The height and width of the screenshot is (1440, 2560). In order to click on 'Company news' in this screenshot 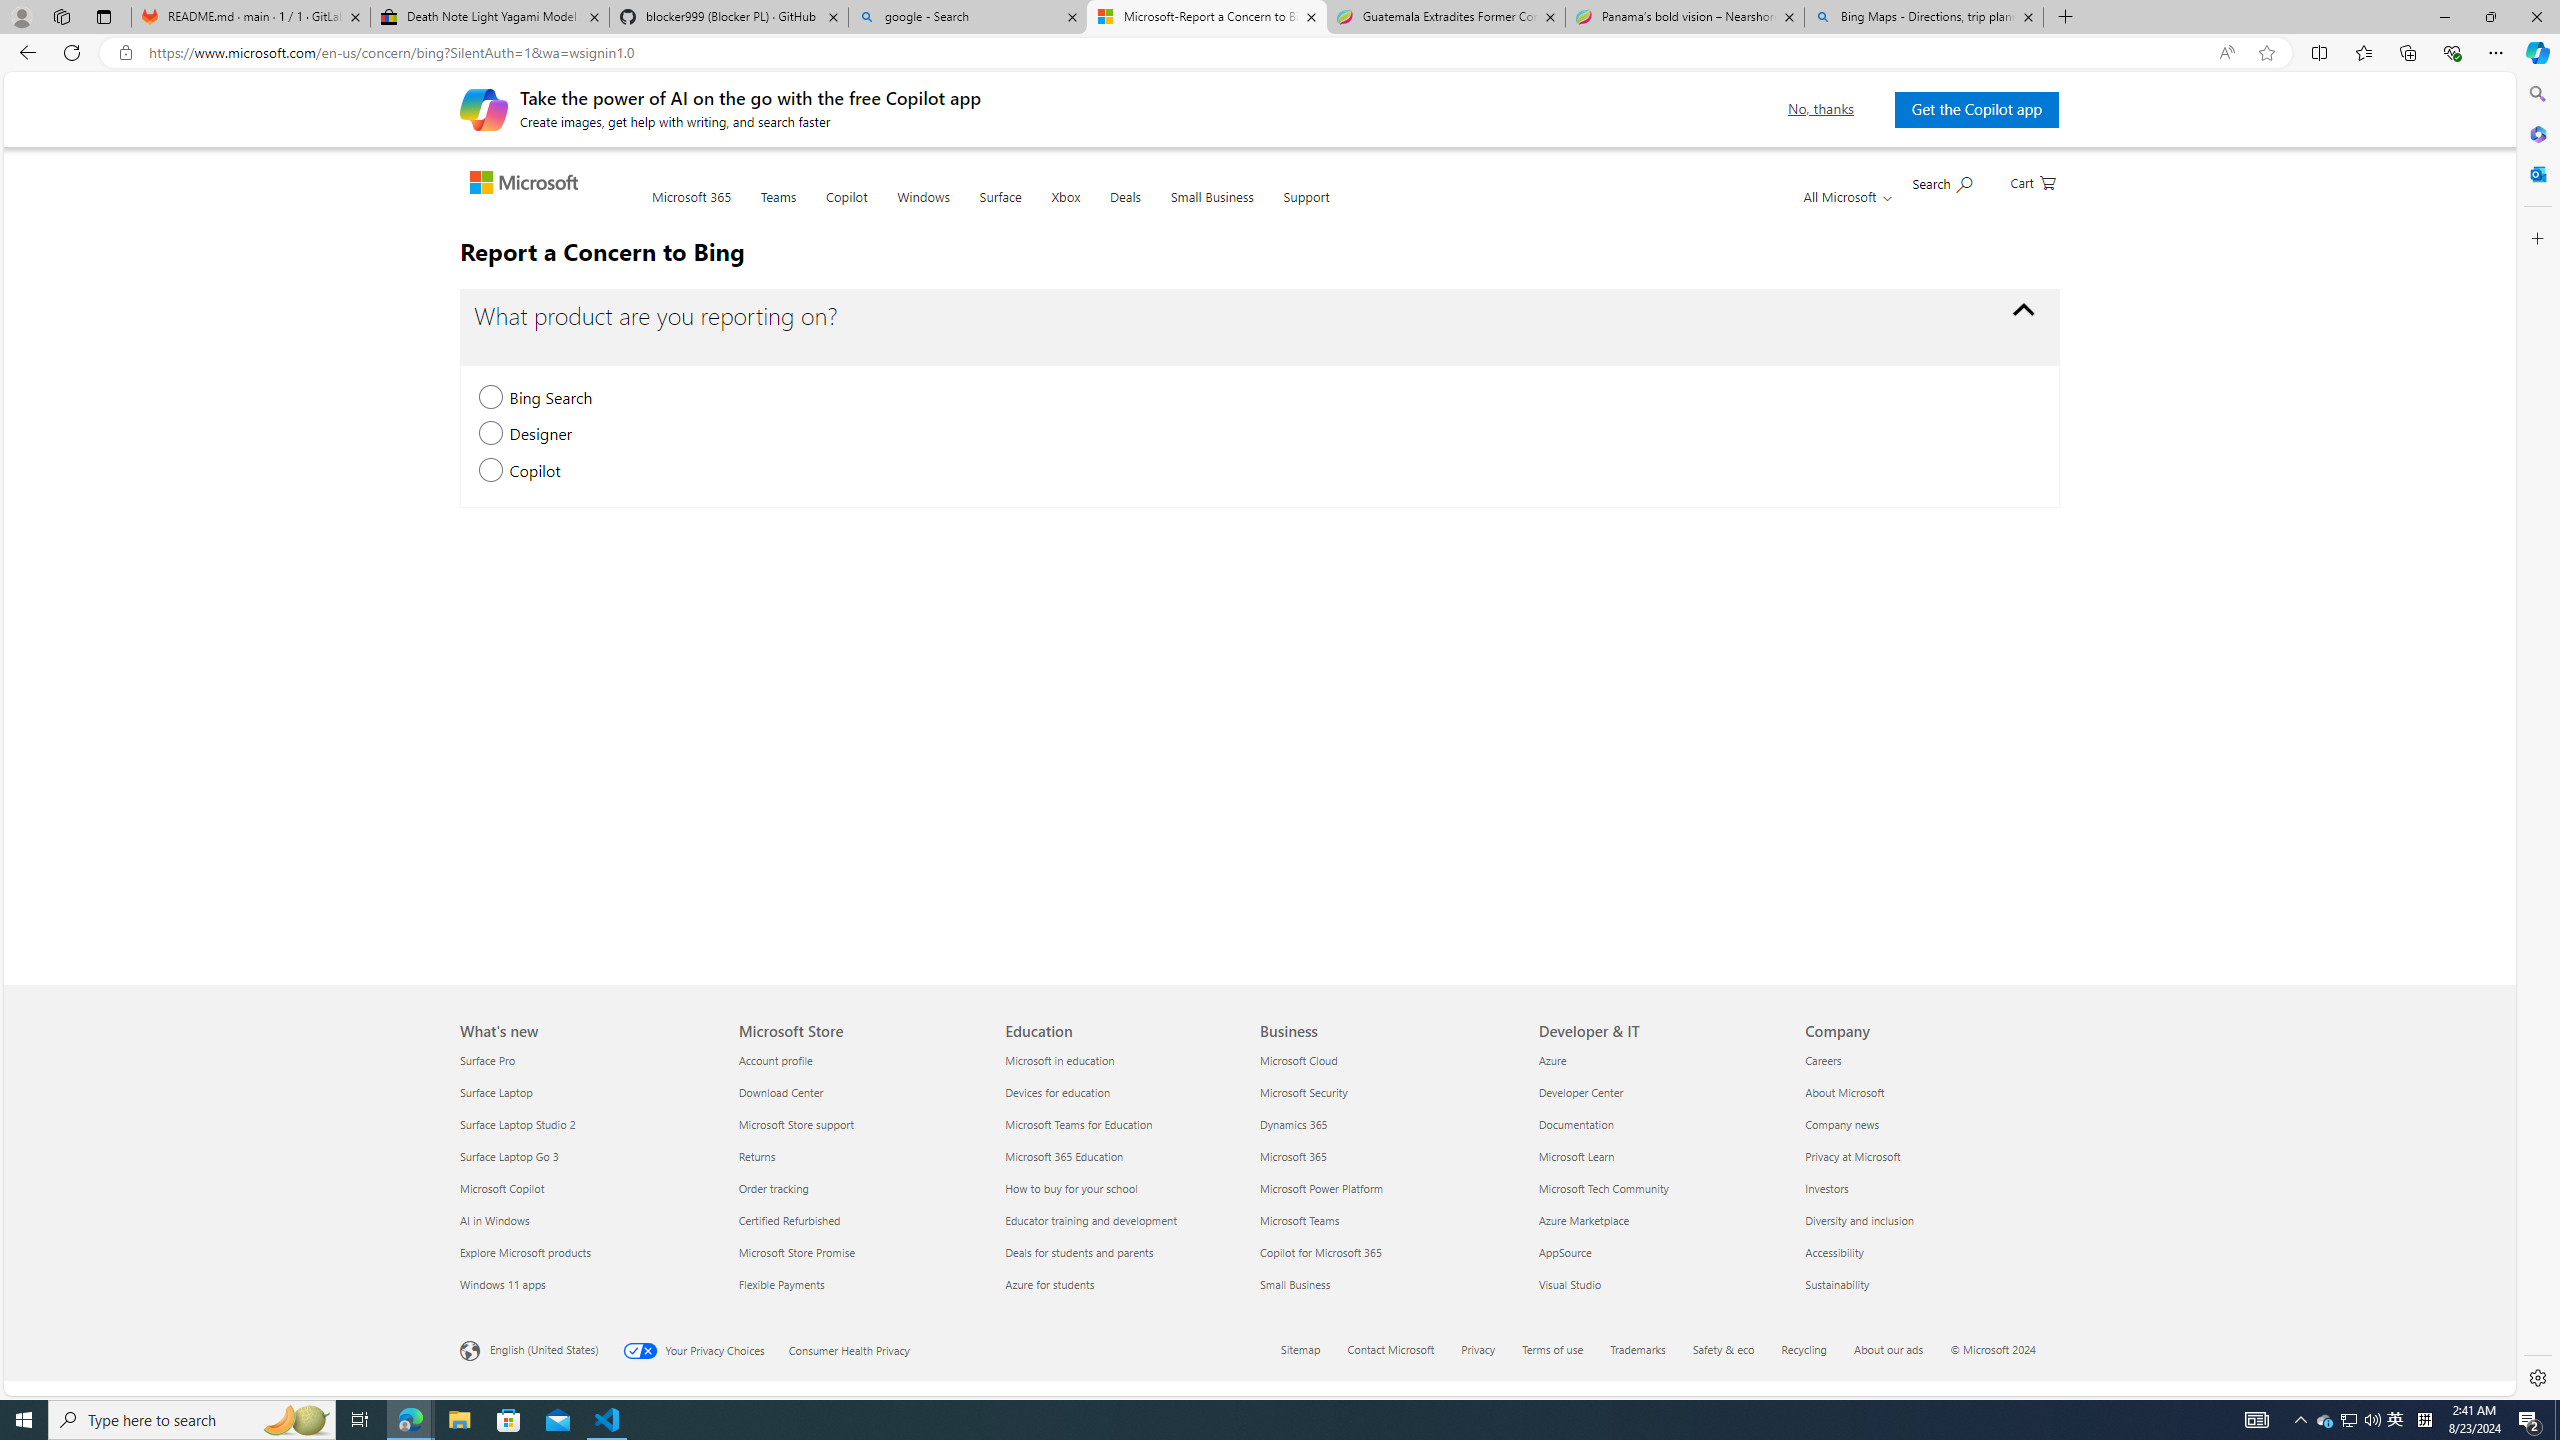, I will do `click(1925, 1122)`.